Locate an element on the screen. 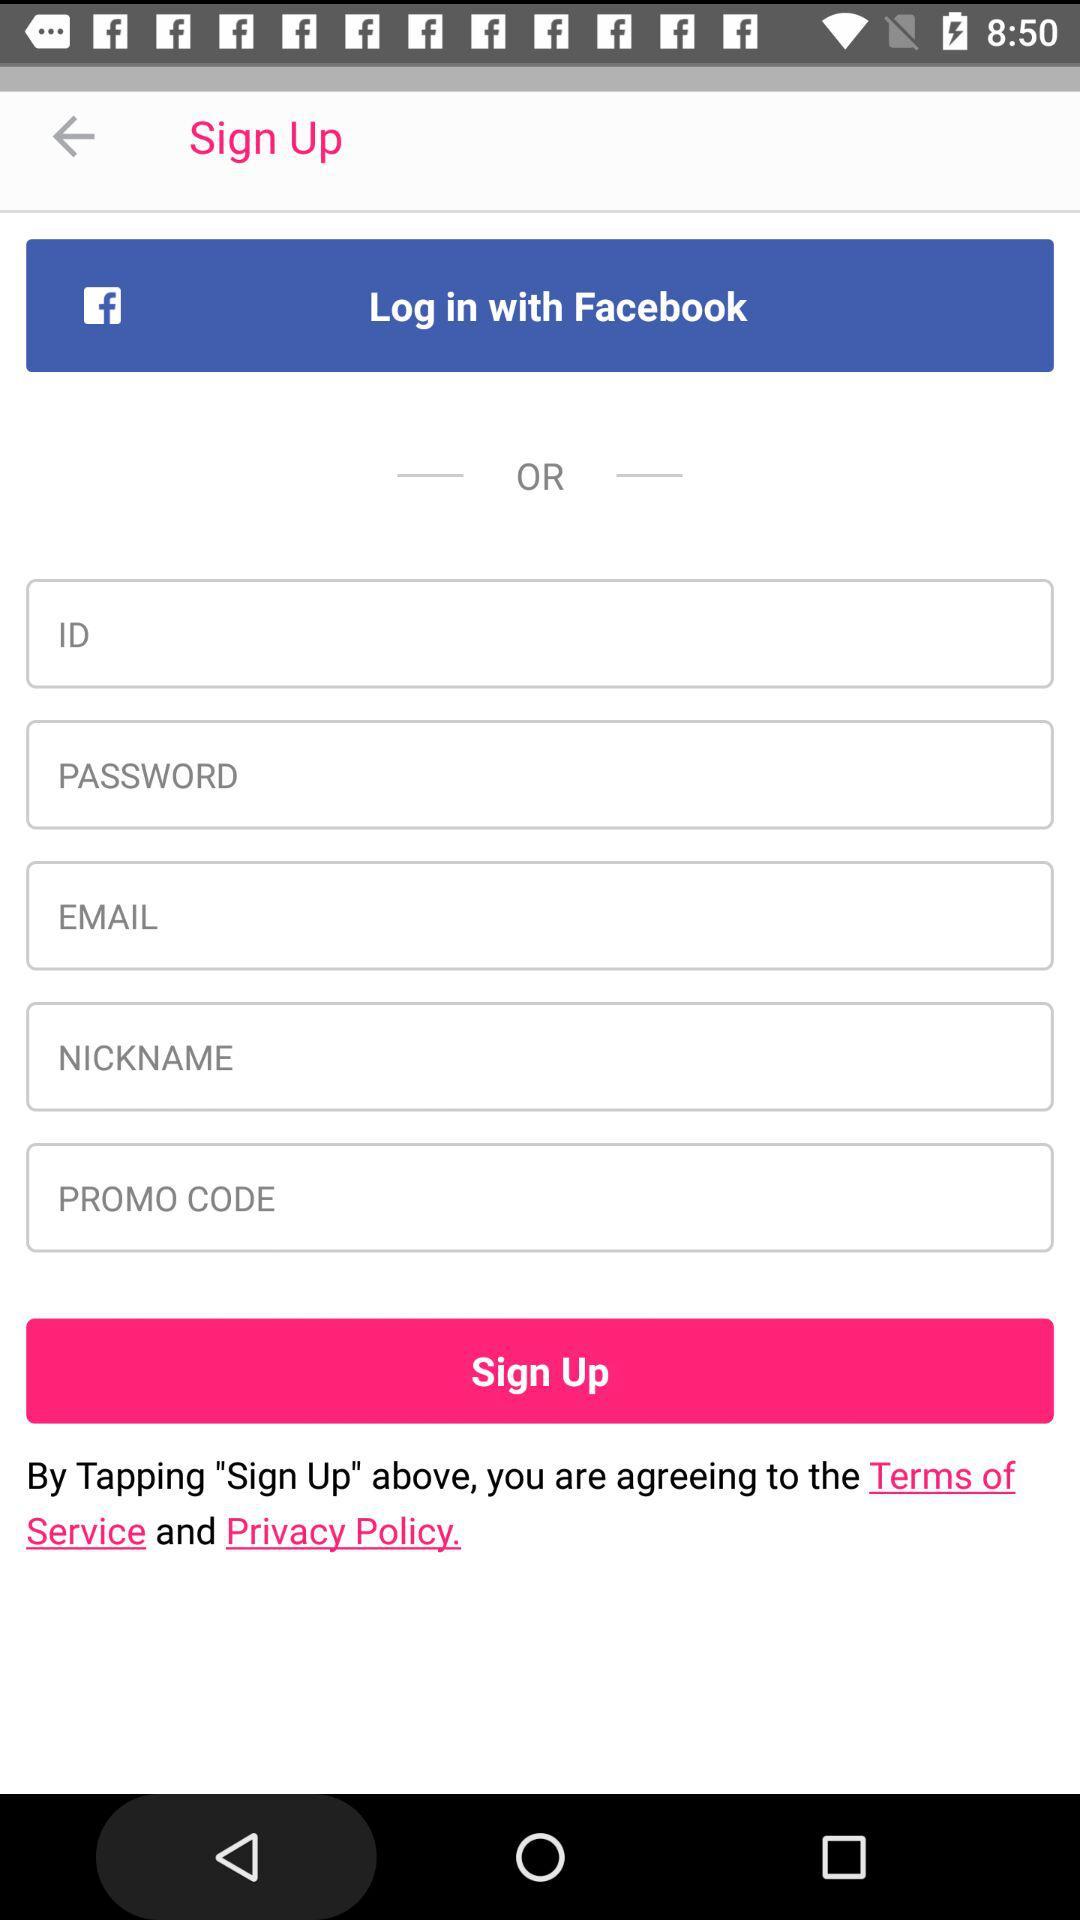 Image resolution: width=1080 pixels, height=1920 pixels. icon above or icon is located at coordinates (540, 304).